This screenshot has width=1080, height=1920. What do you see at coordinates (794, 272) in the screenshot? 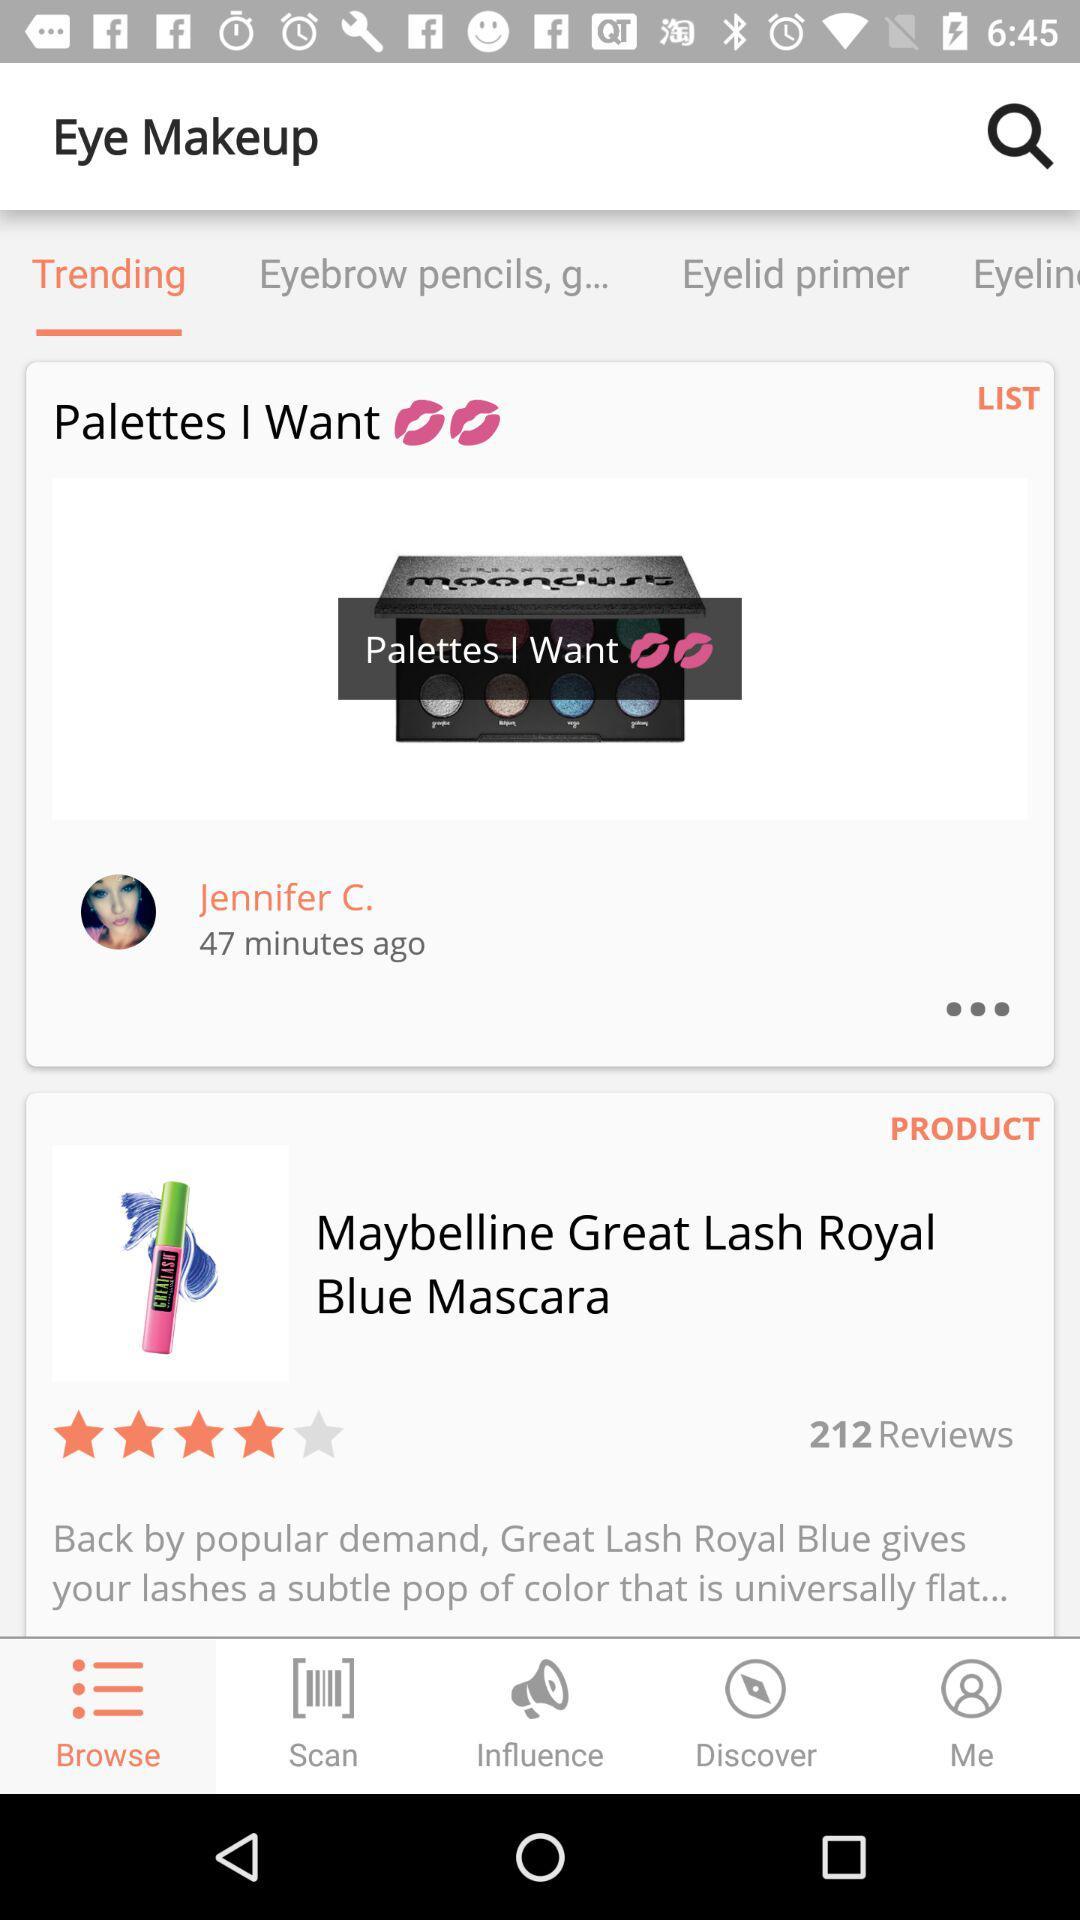
I see `the eyelid primer icon` at bounding box center [794, 272].